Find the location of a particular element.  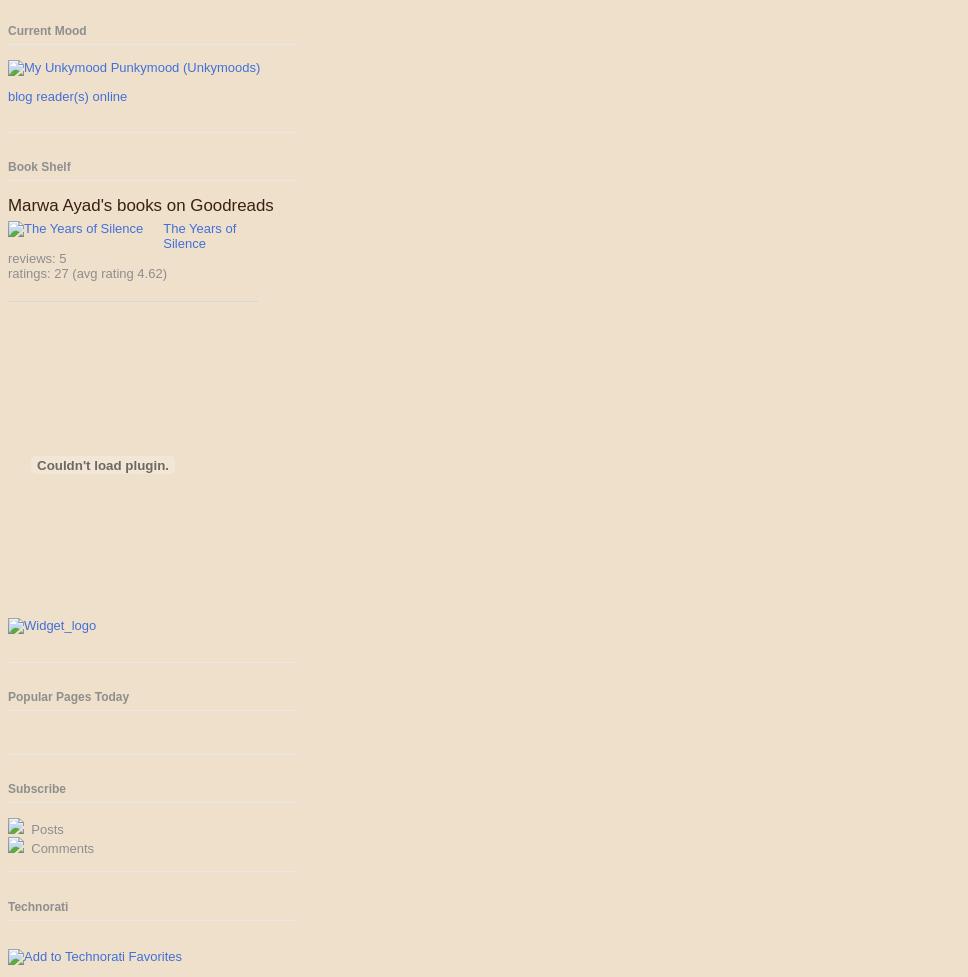

'blog reader(s) online' is located at coordinates (66, 95).